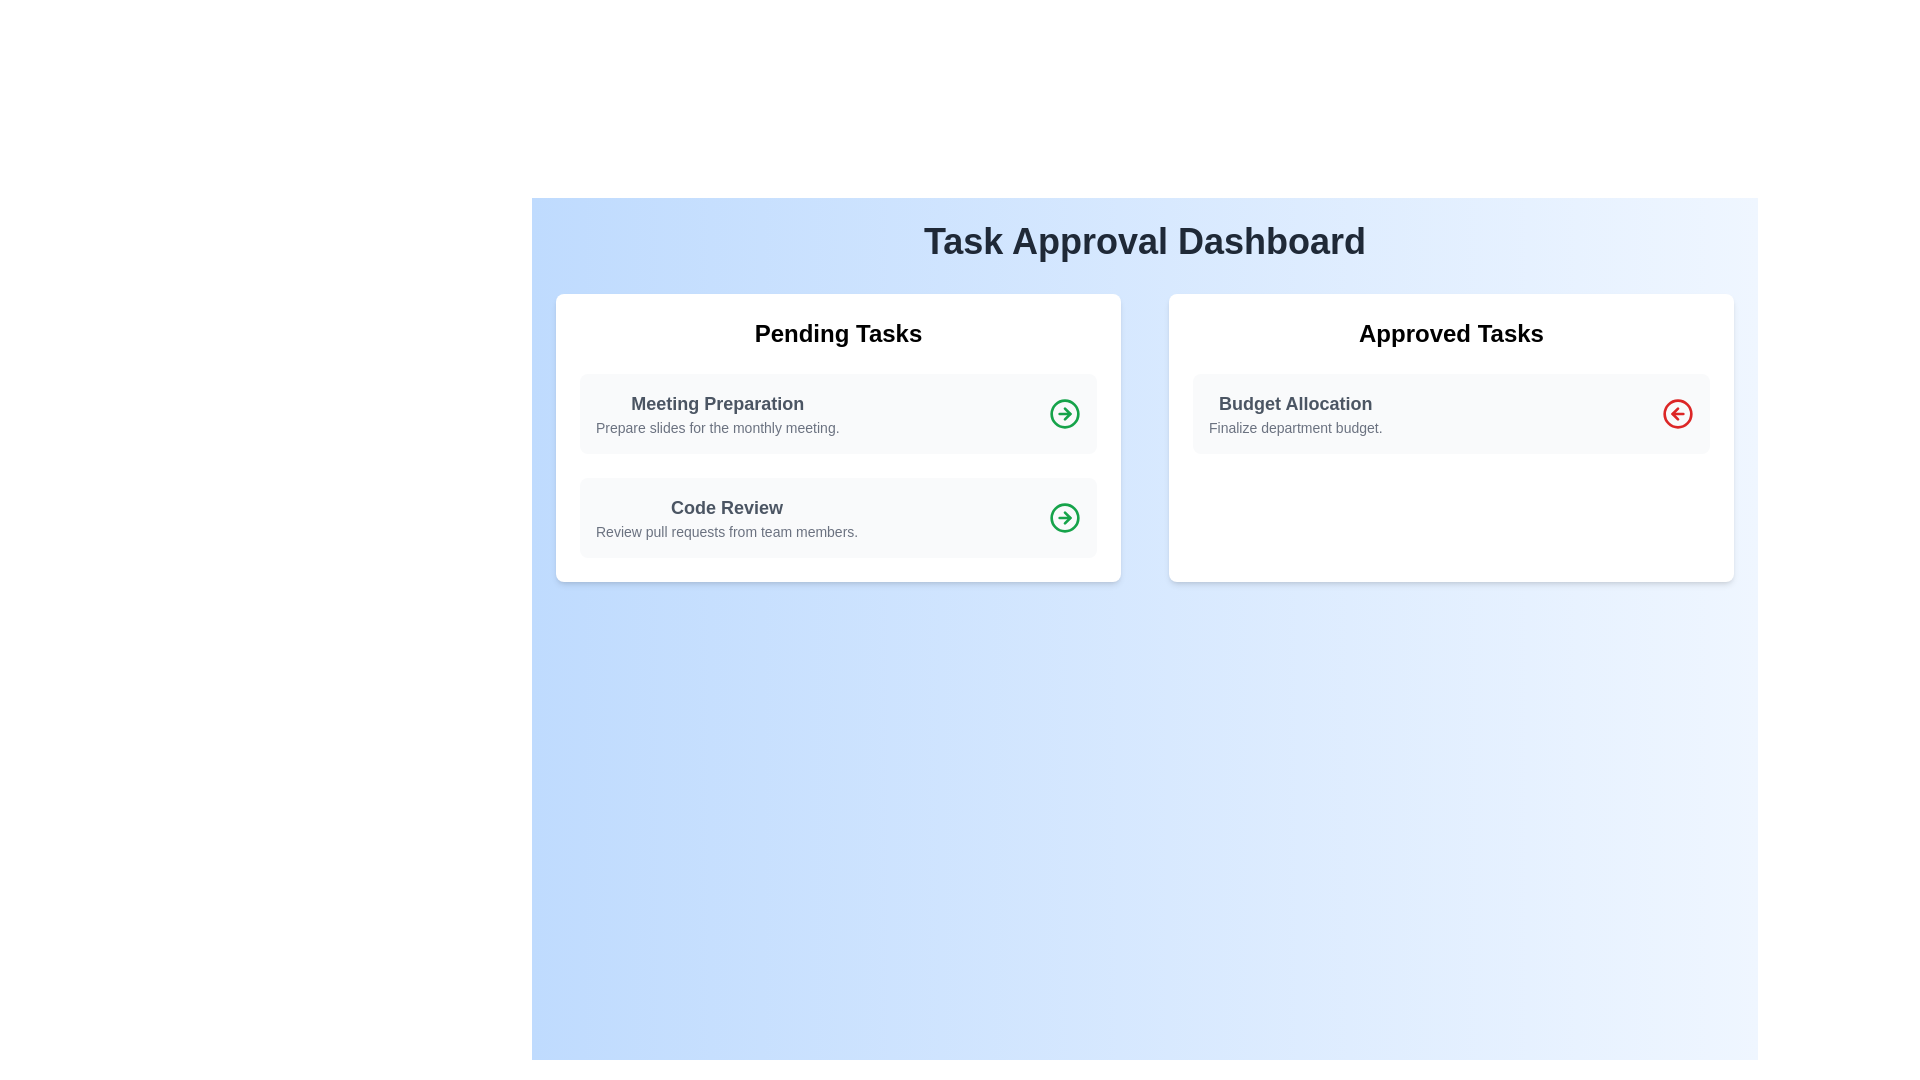 Image resolution: width=1920 pixels, height=1080 pixels. I want to click on the circular button with a green border and white interior, featuring a green rightward-pointing arrow, located in the second row of the 'Pending Tasks' section for accessibility purposes, so click(1064, 515).